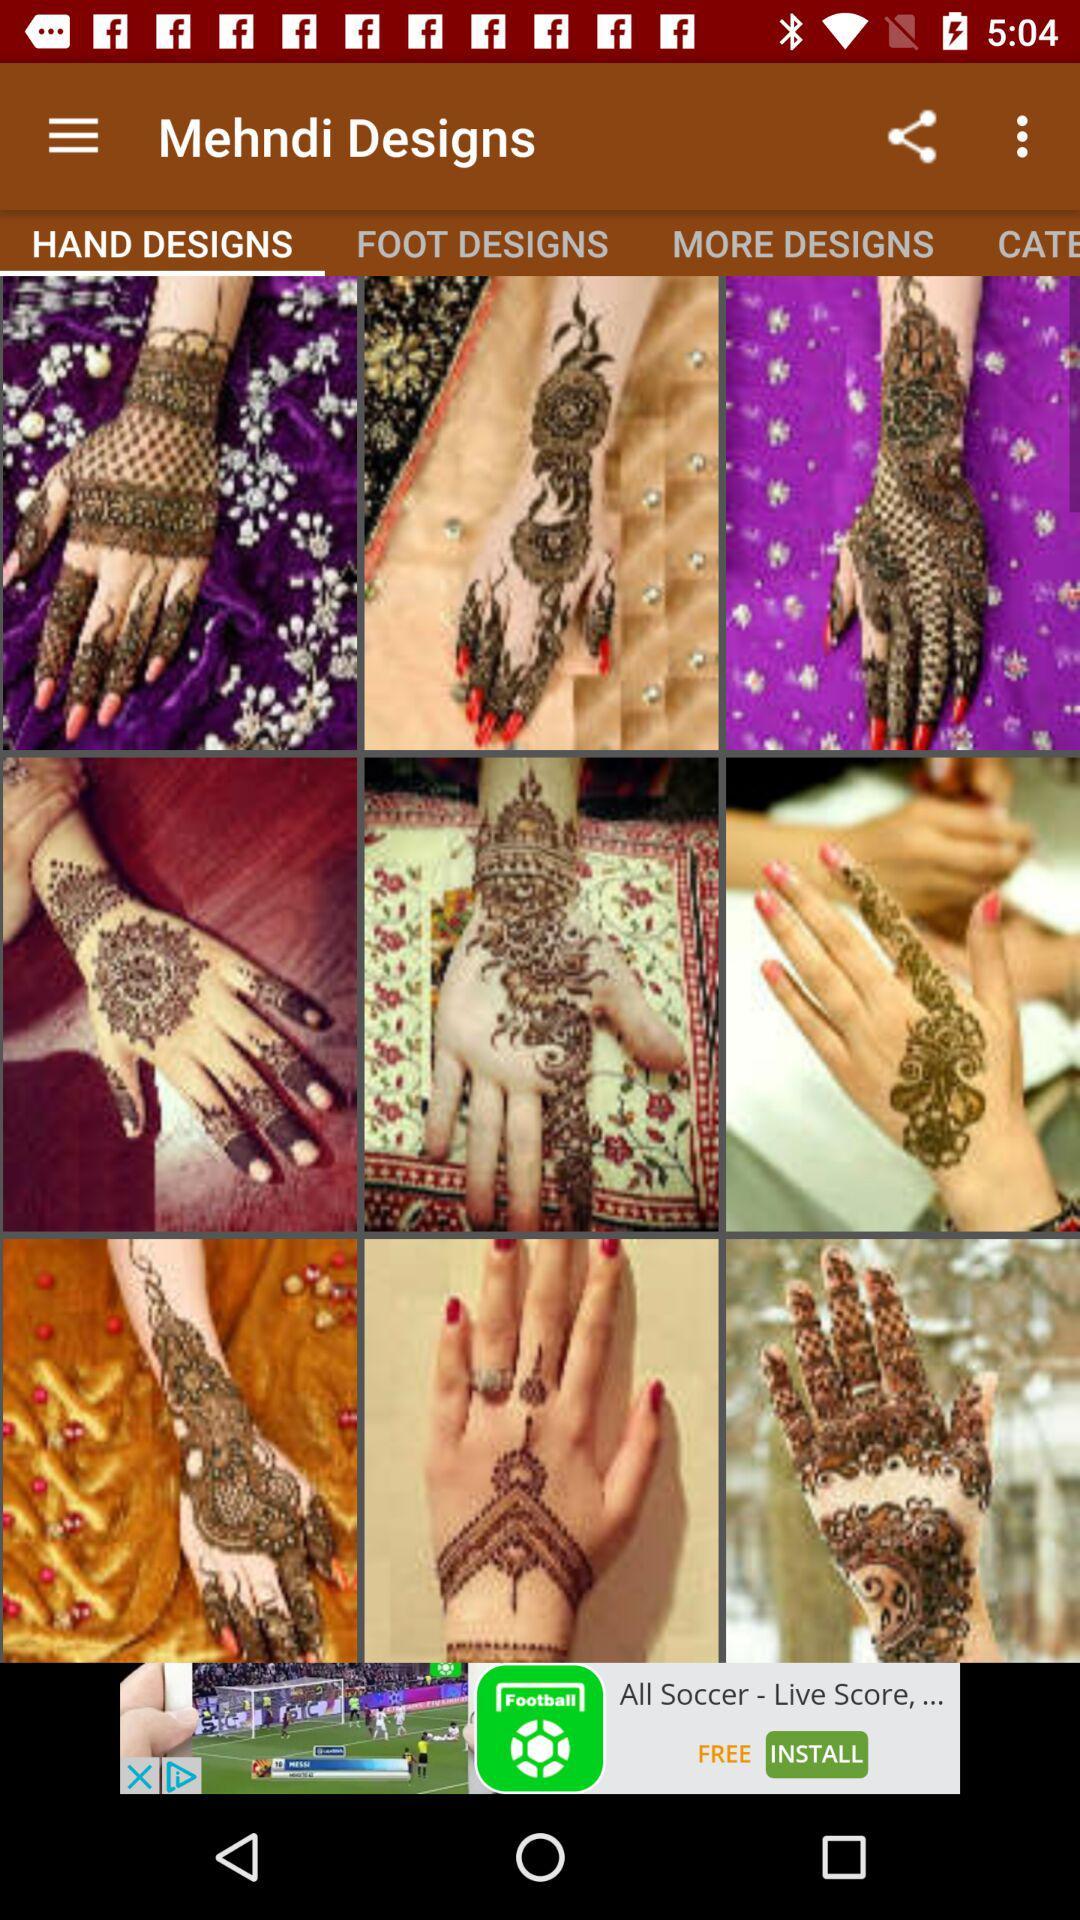  Describe the element at coordinates (180, 994) in the screenshot. I see `enlarge image` at that location.